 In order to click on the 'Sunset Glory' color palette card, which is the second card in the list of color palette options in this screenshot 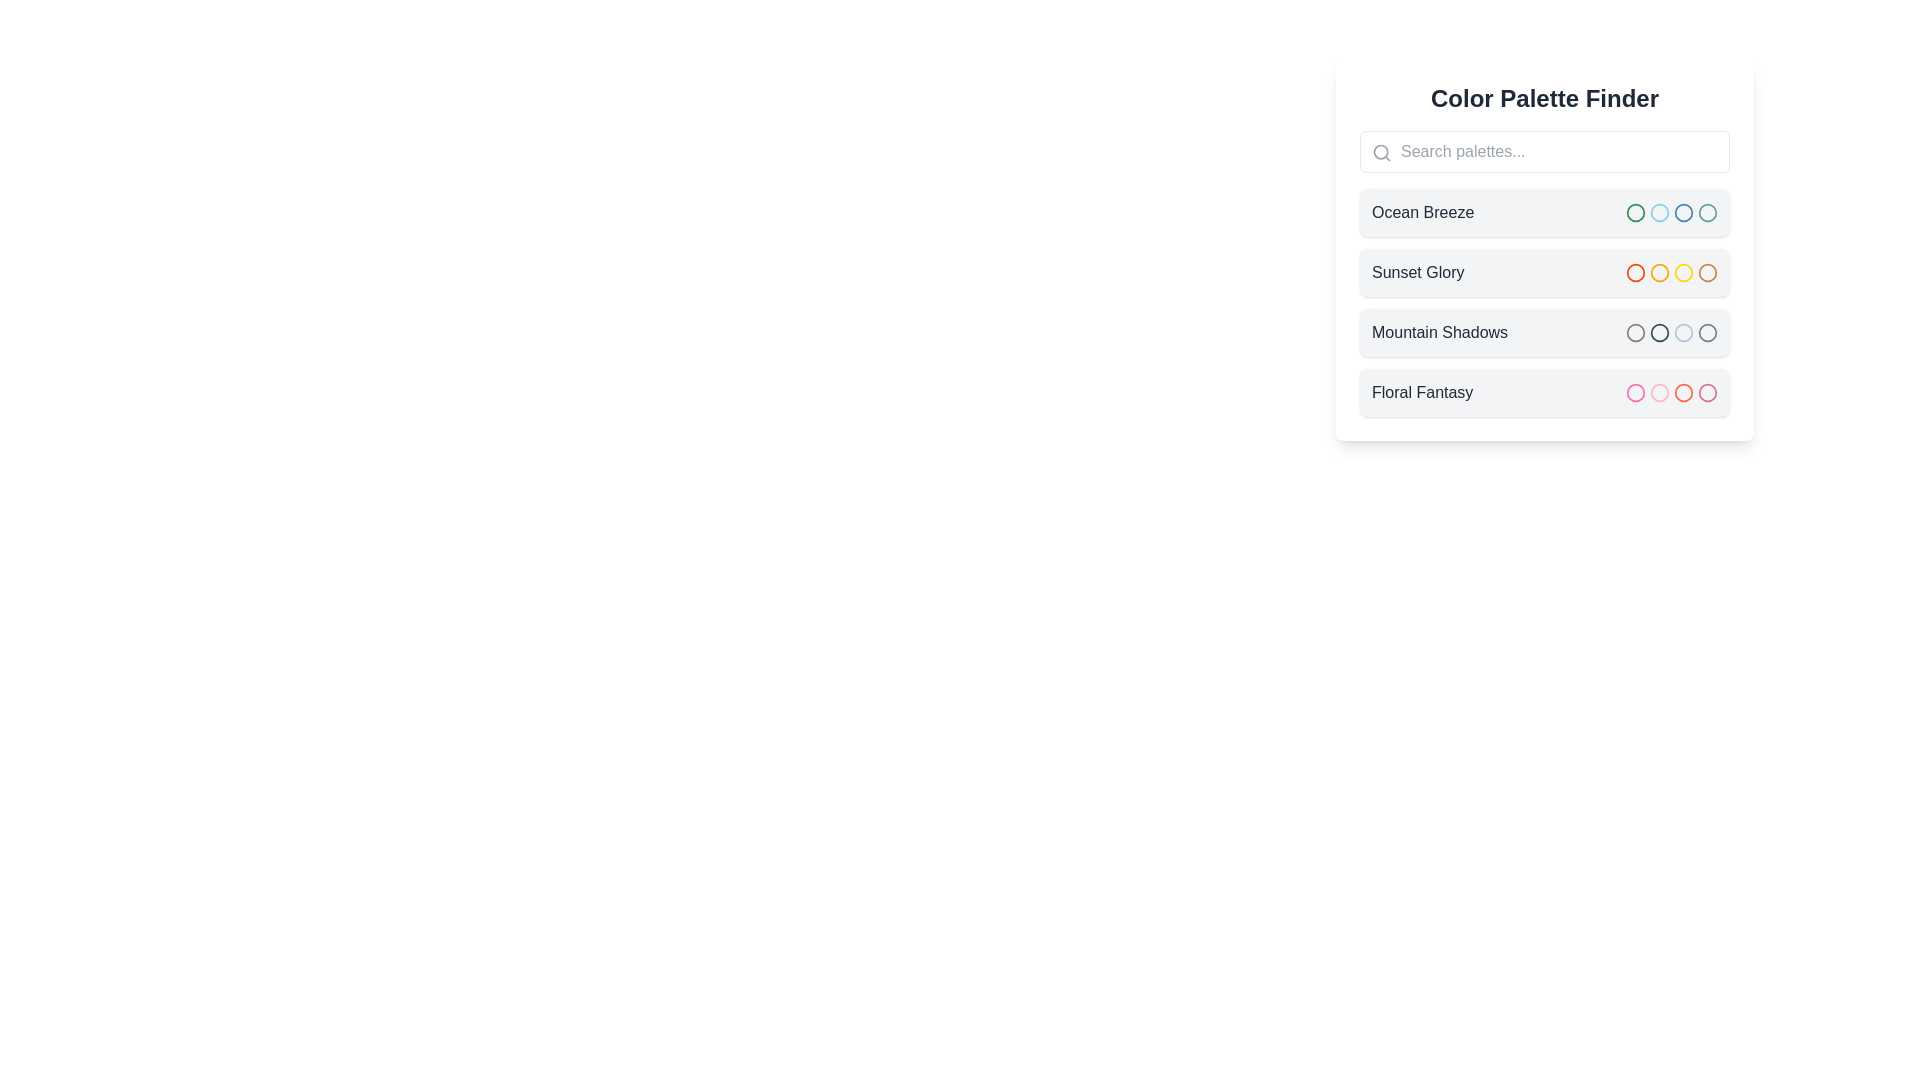, I will do `click(1544, 249)`.